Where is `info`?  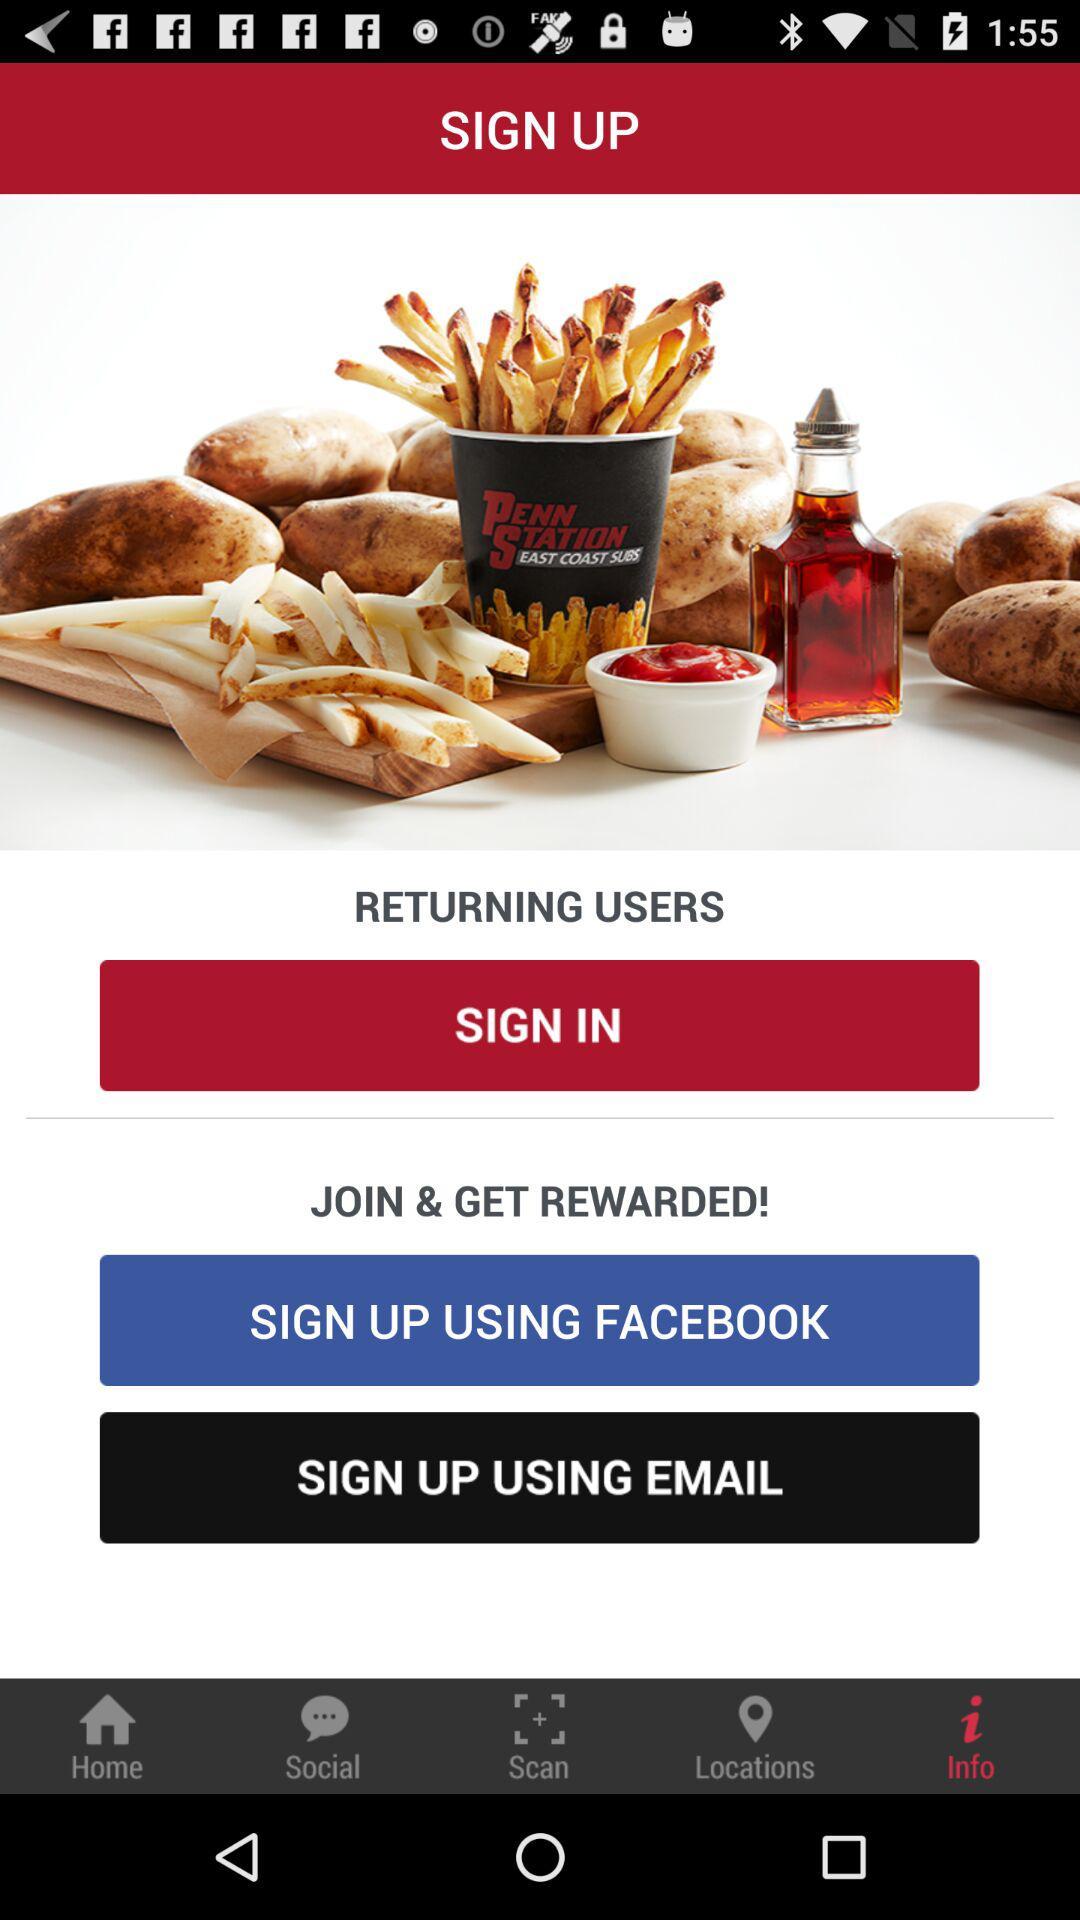 info is located at coordinates (971, 1735).